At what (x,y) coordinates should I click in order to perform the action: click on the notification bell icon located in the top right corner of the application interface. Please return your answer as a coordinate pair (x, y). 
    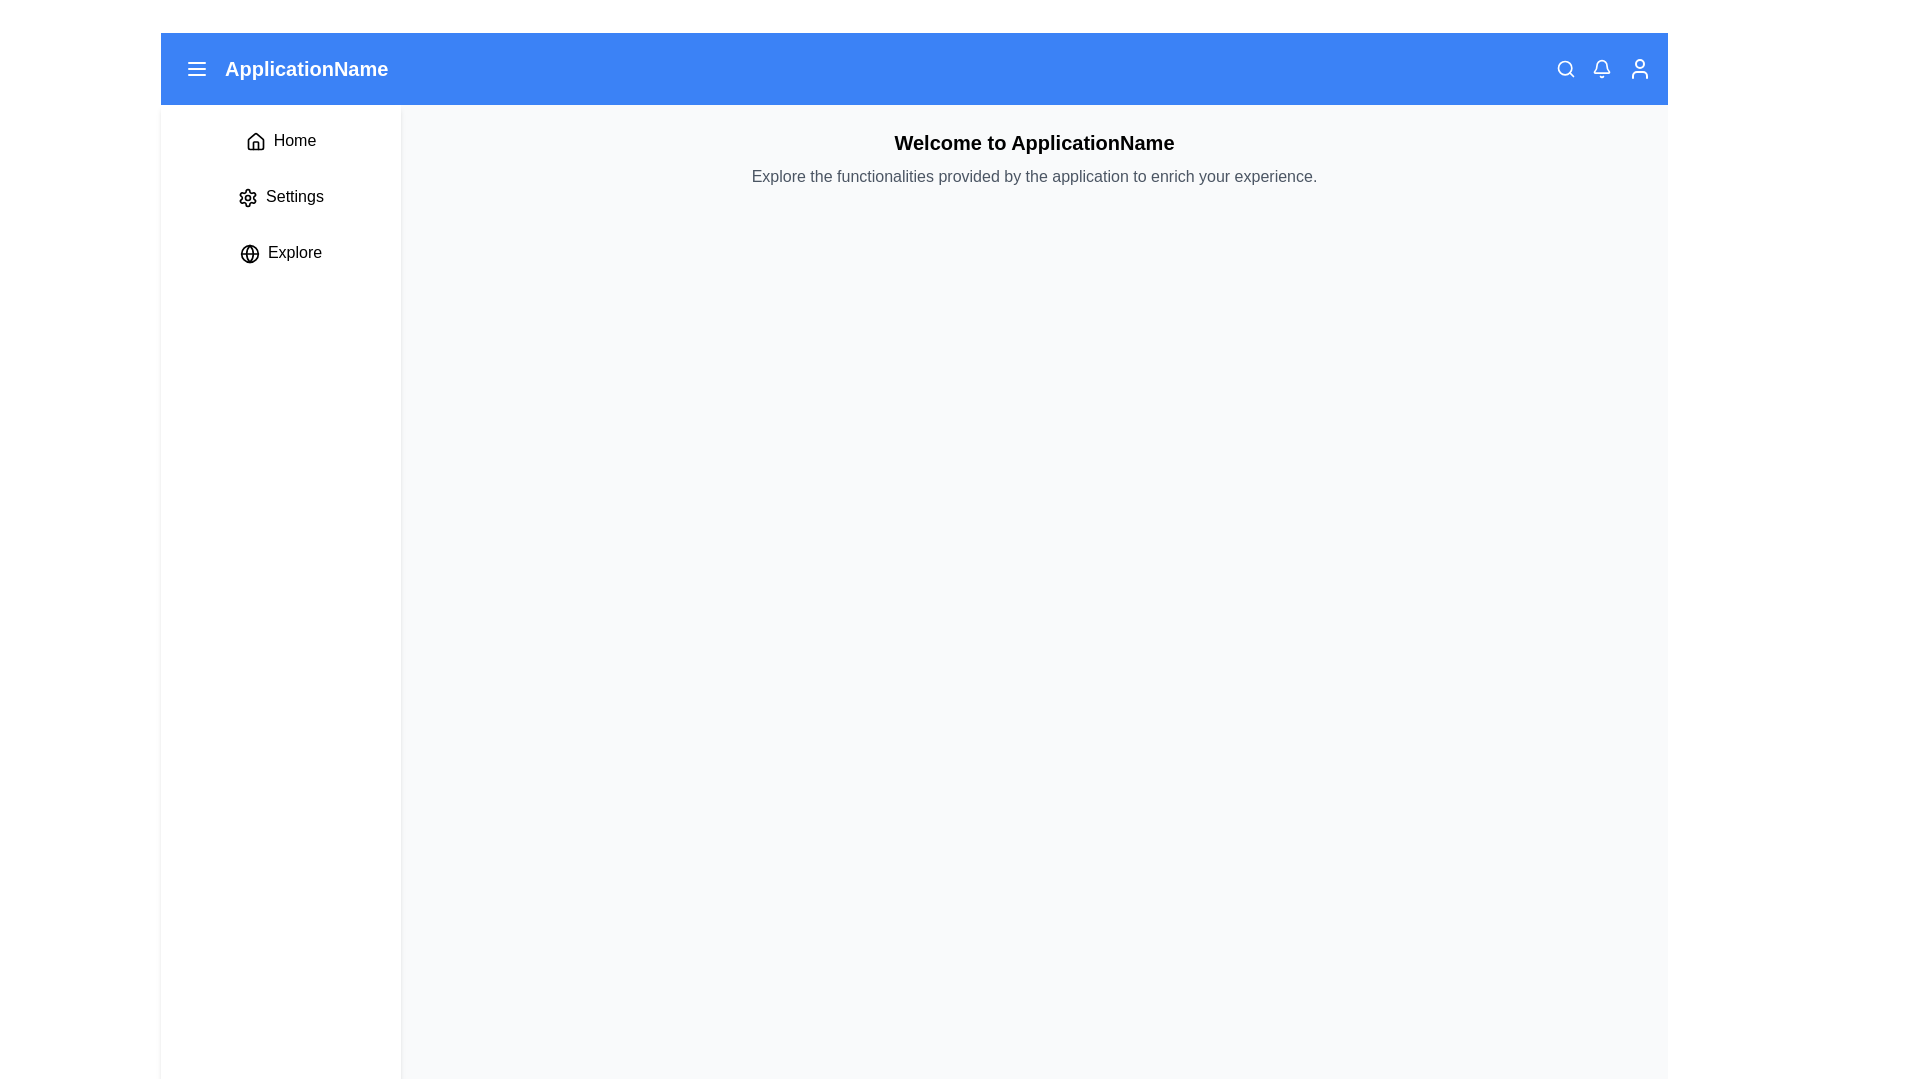
    Looking at the image, I should click on (1602, 68).